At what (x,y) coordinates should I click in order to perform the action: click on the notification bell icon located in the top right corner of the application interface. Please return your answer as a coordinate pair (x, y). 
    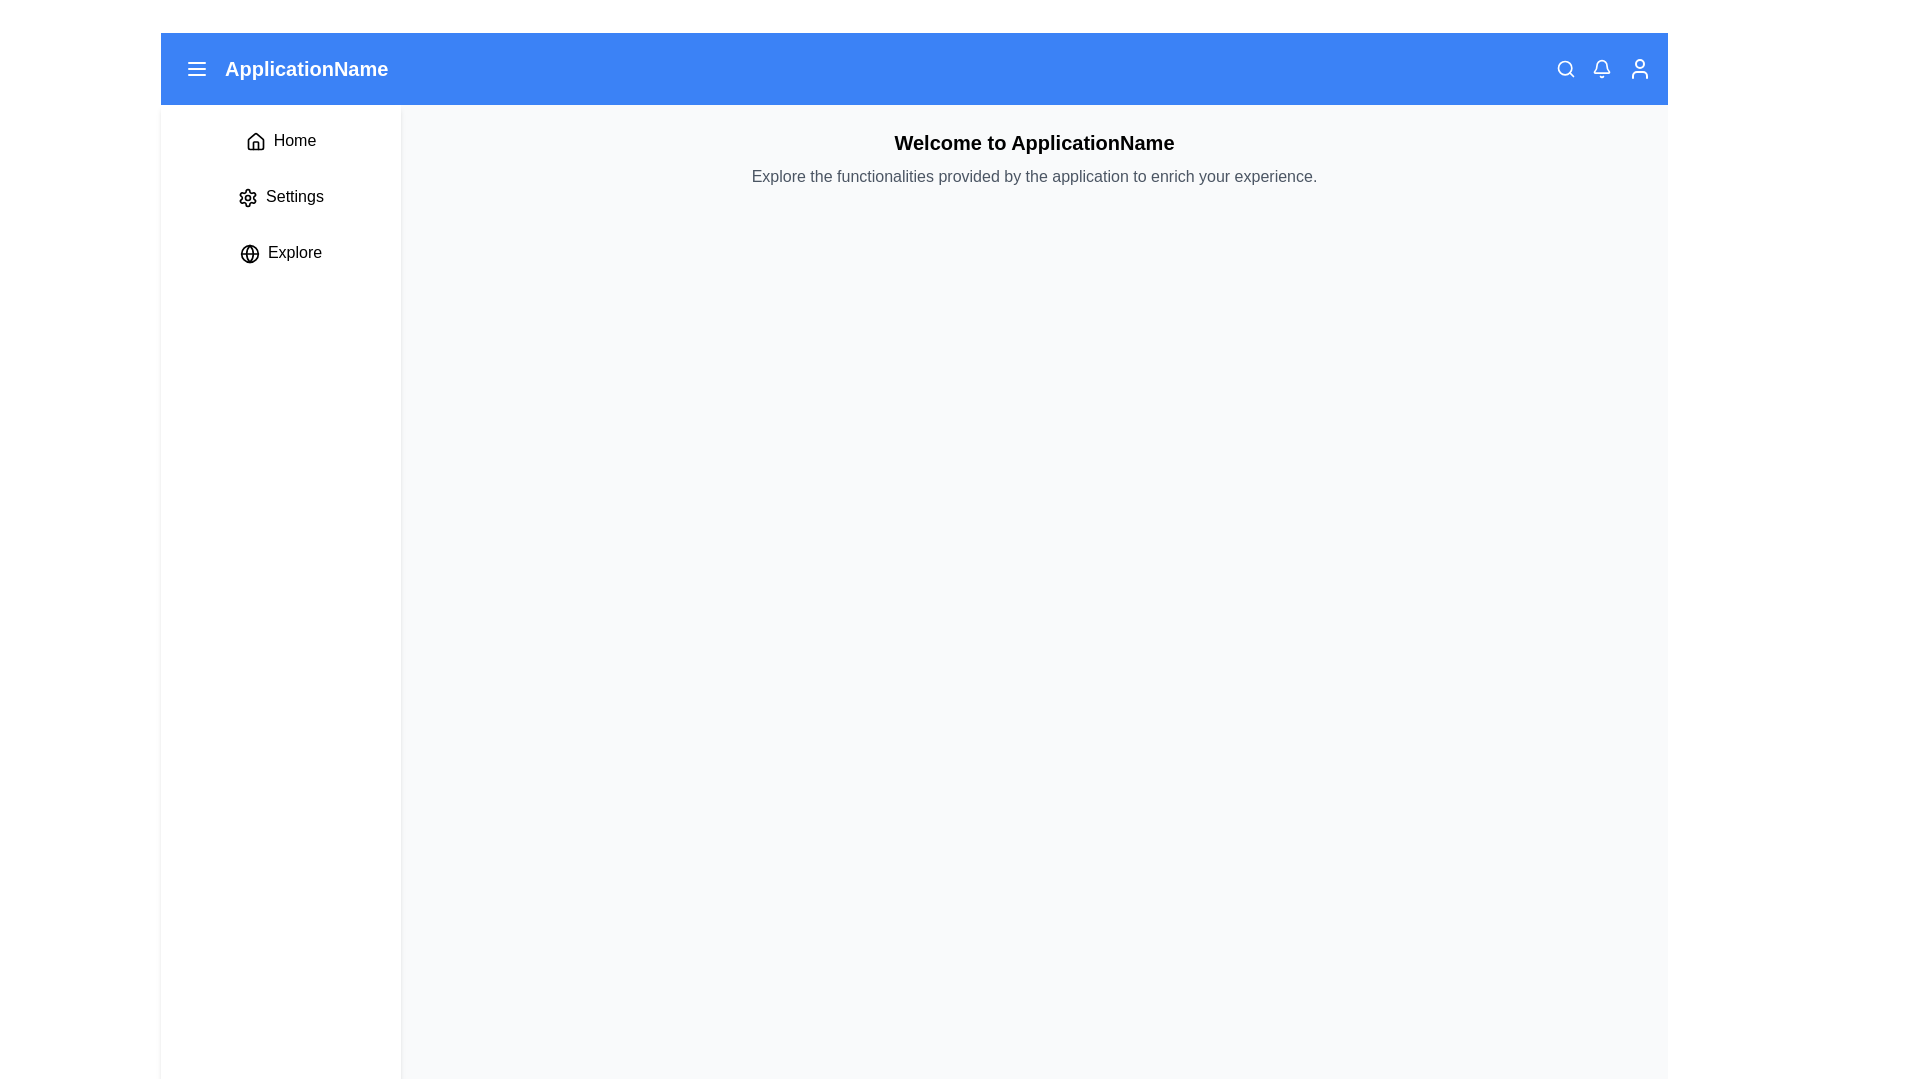
    Looking at the image, I should click on (1602, 68).